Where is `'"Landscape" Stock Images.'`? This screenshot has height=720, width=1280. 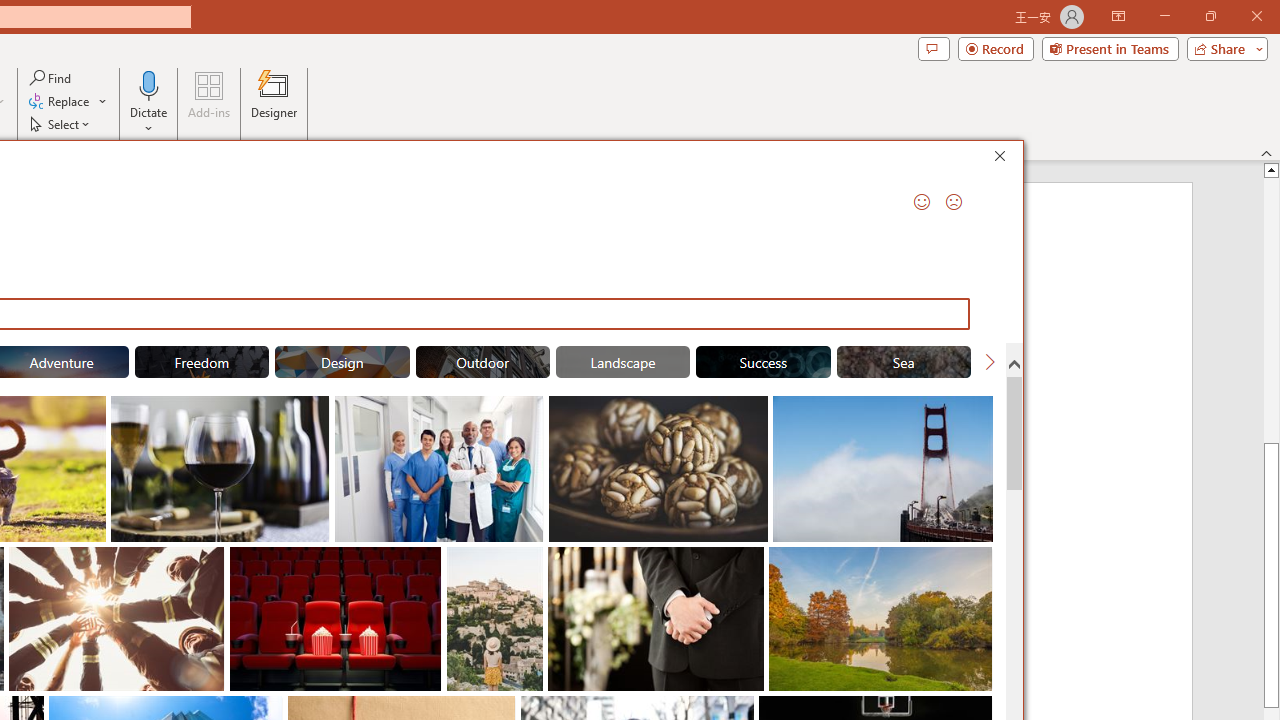 '"Landscape" Stock Images.' is located at coordinates (621, 362).